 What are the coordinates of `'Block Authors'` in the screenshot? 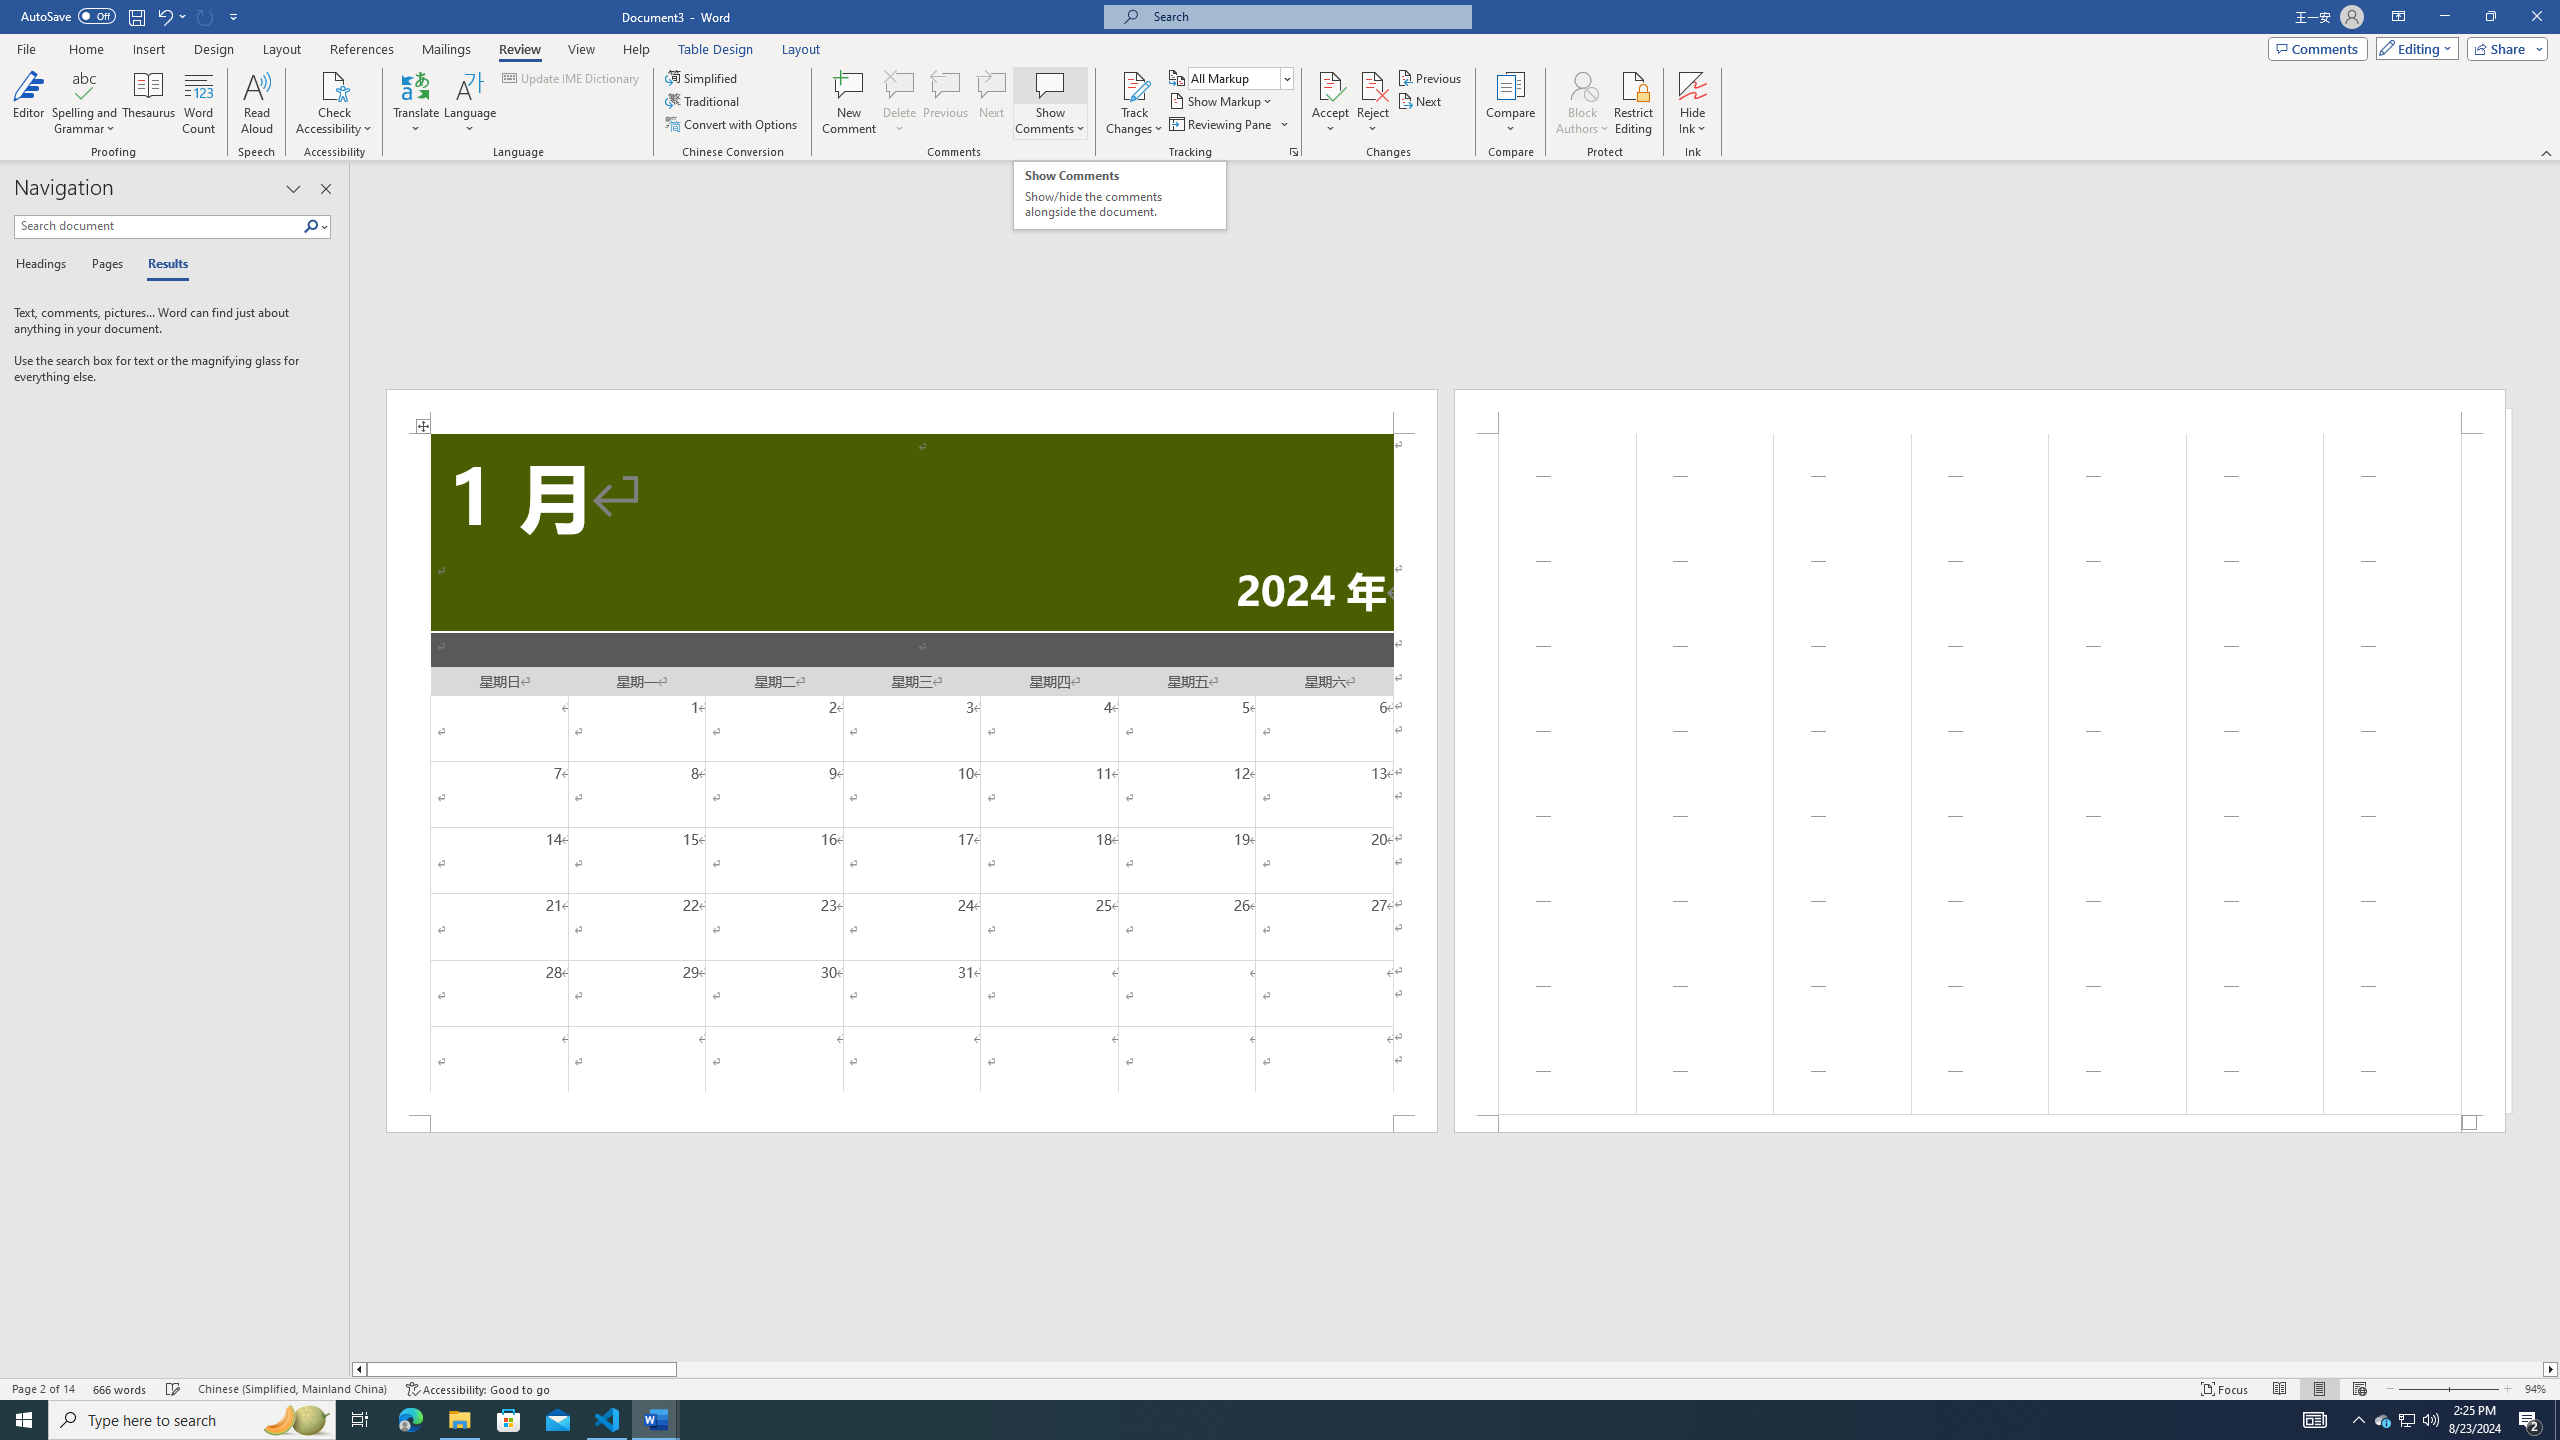 It's located at (1582, 103).